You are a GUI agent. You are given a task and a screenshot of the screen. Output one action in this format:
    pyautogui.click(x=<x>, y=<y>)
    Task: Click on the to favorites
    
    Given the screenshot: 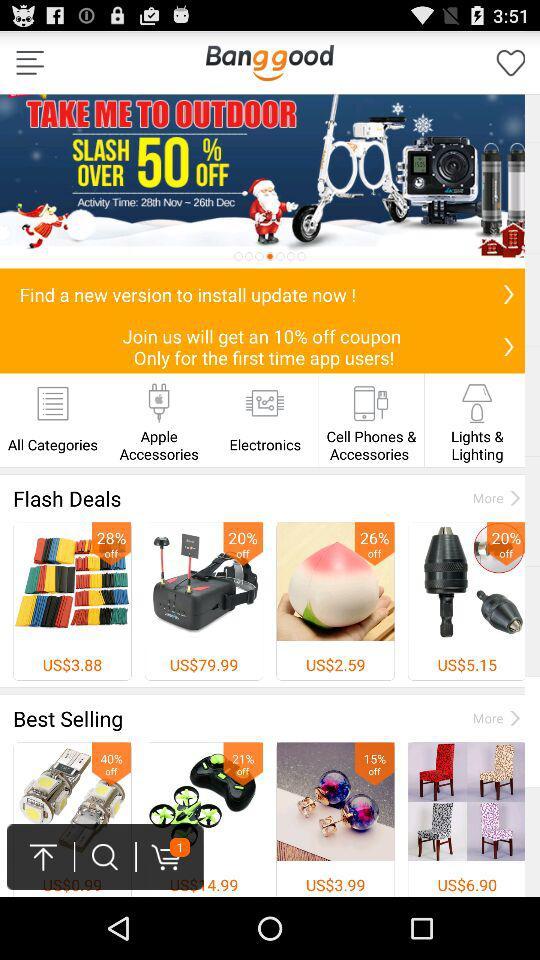 What is the action you would take?
    pyautogui.click(x=511, y=62)
    